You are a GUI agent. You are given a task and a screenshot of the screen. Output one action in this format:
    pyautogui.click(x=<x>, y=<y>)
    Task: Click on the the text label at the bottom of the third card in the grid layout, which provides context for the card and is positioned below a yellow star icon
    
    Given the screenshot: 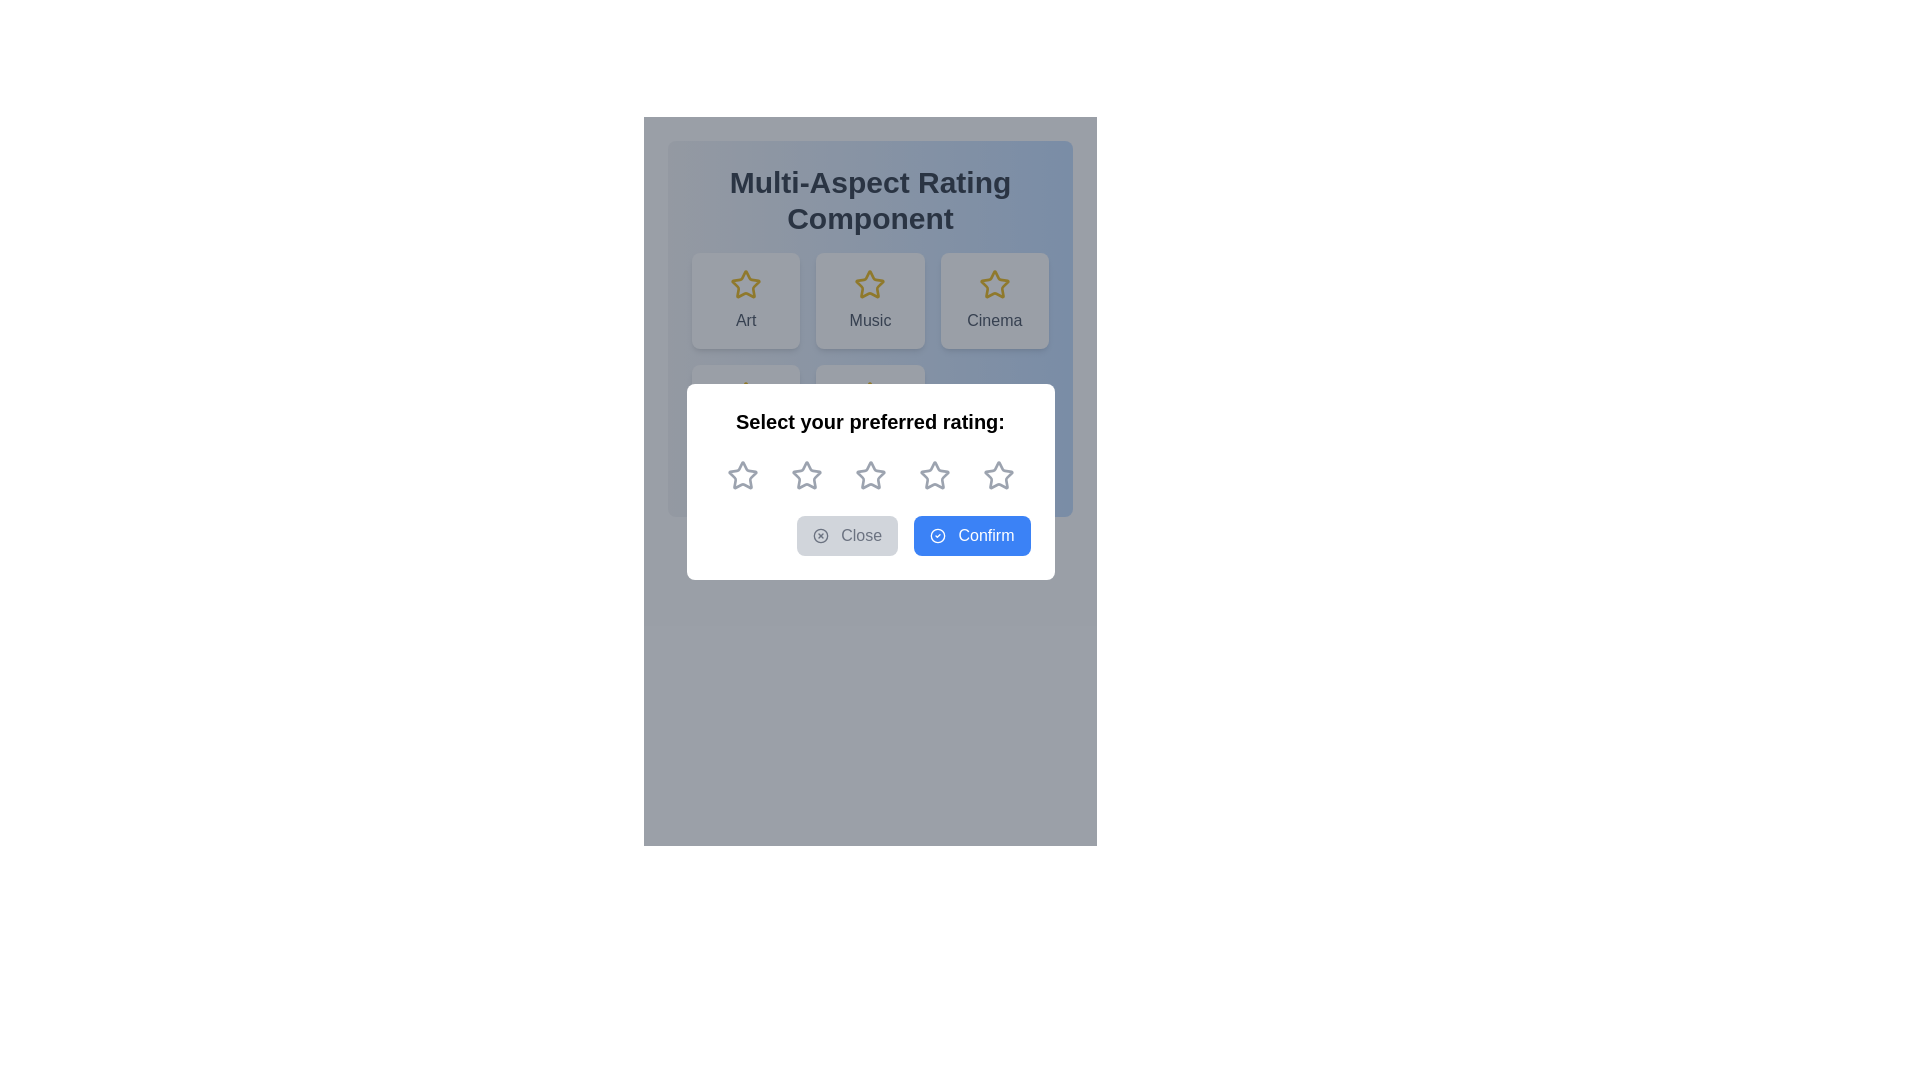 What is the action you would take?
    pyautogui.click(x=994, y=319)
    